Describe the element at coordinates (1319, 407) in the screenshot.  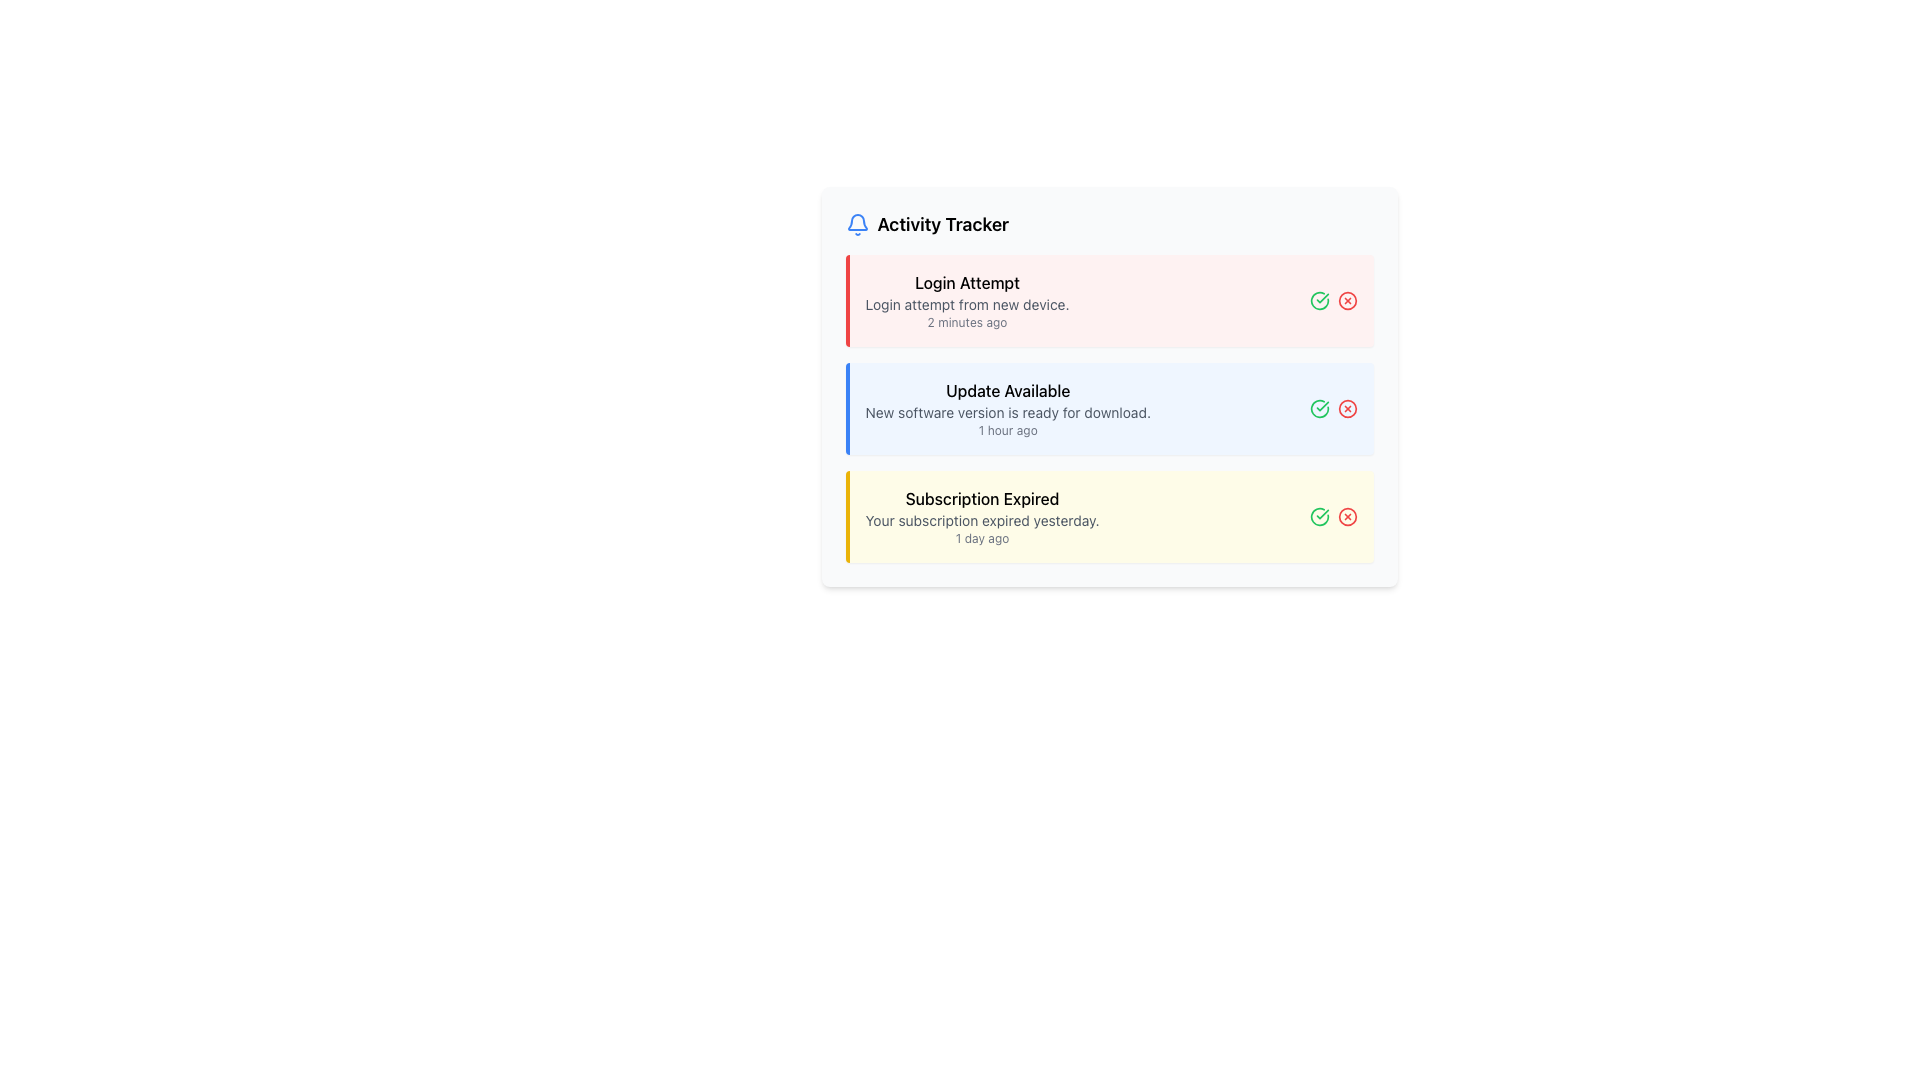
I see `the green circular icon with a checkmark in the center to confirm or acknowledge the notification in the 'Activity Tracker' interface, specifically in the 'Update Available' section` at that location.